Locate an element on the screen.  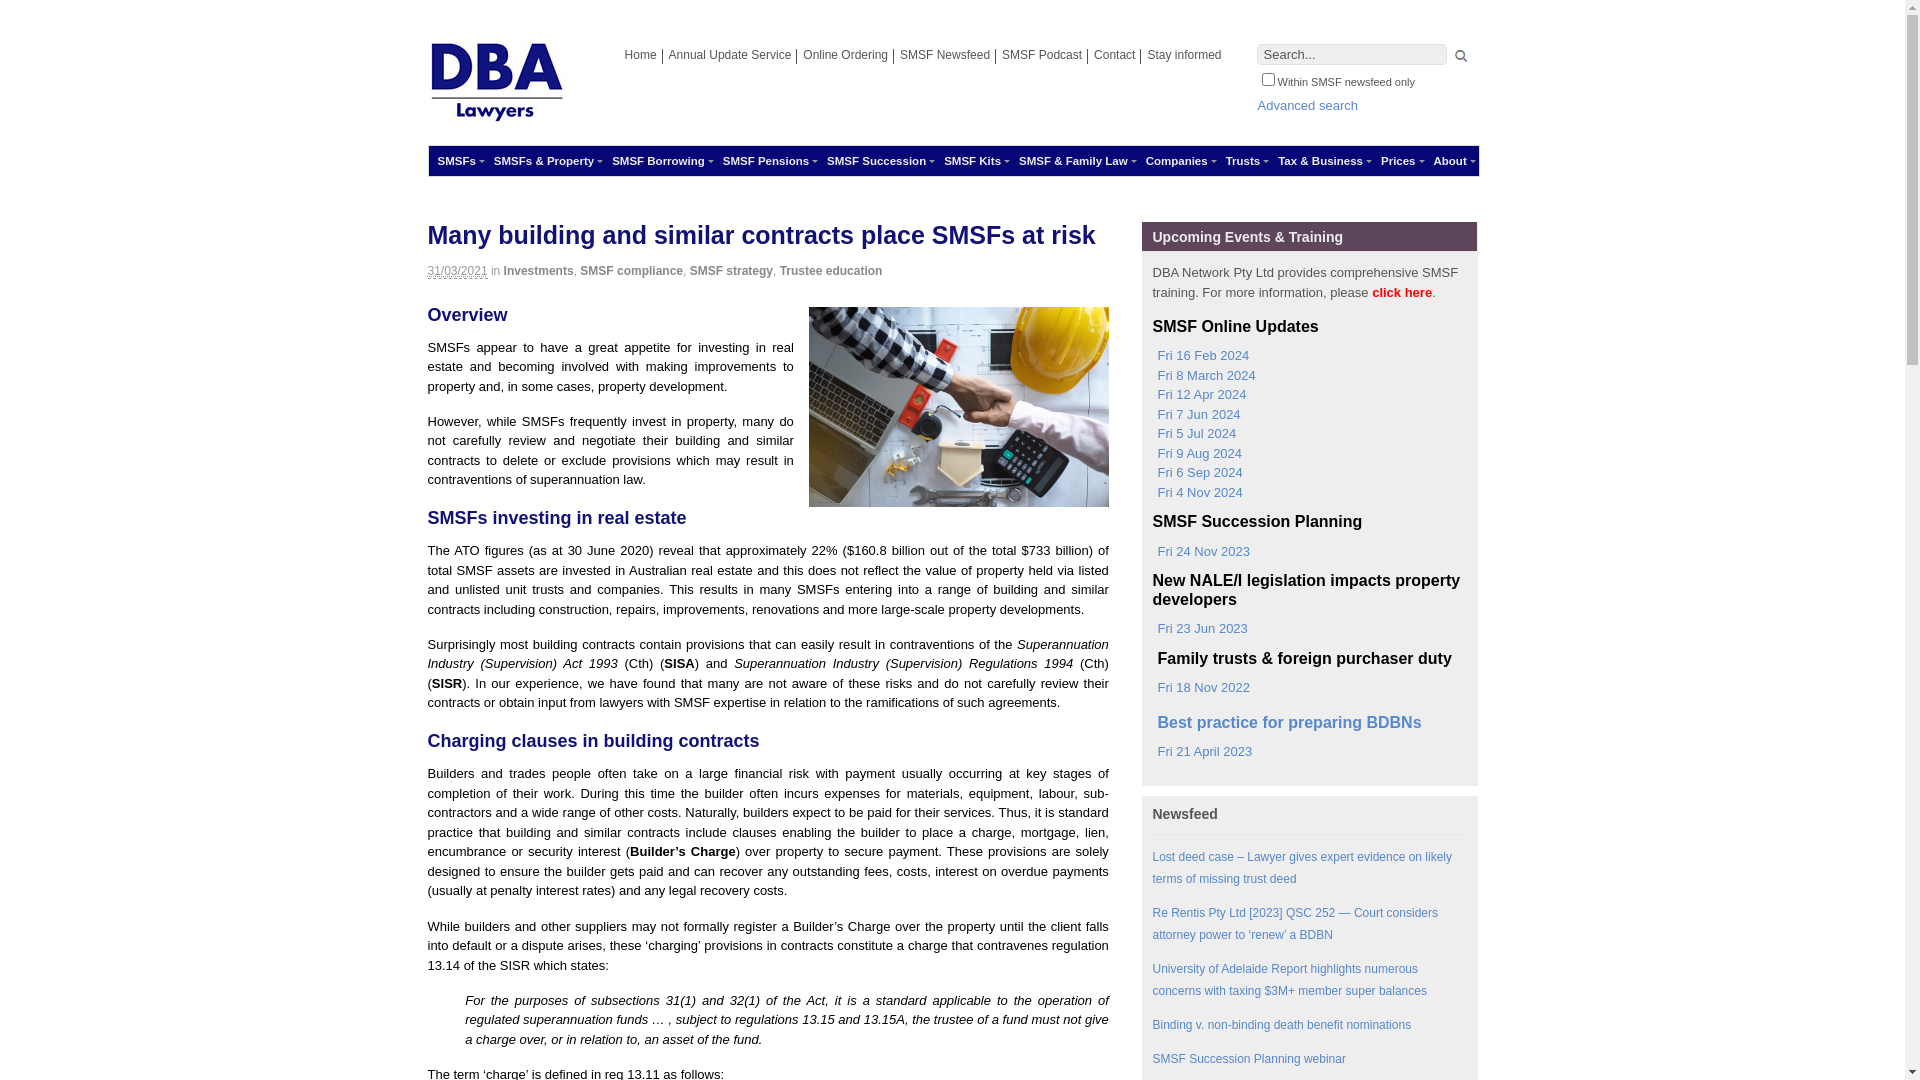
'SMSF Newsfeed' is located at coordinates (944, 54).